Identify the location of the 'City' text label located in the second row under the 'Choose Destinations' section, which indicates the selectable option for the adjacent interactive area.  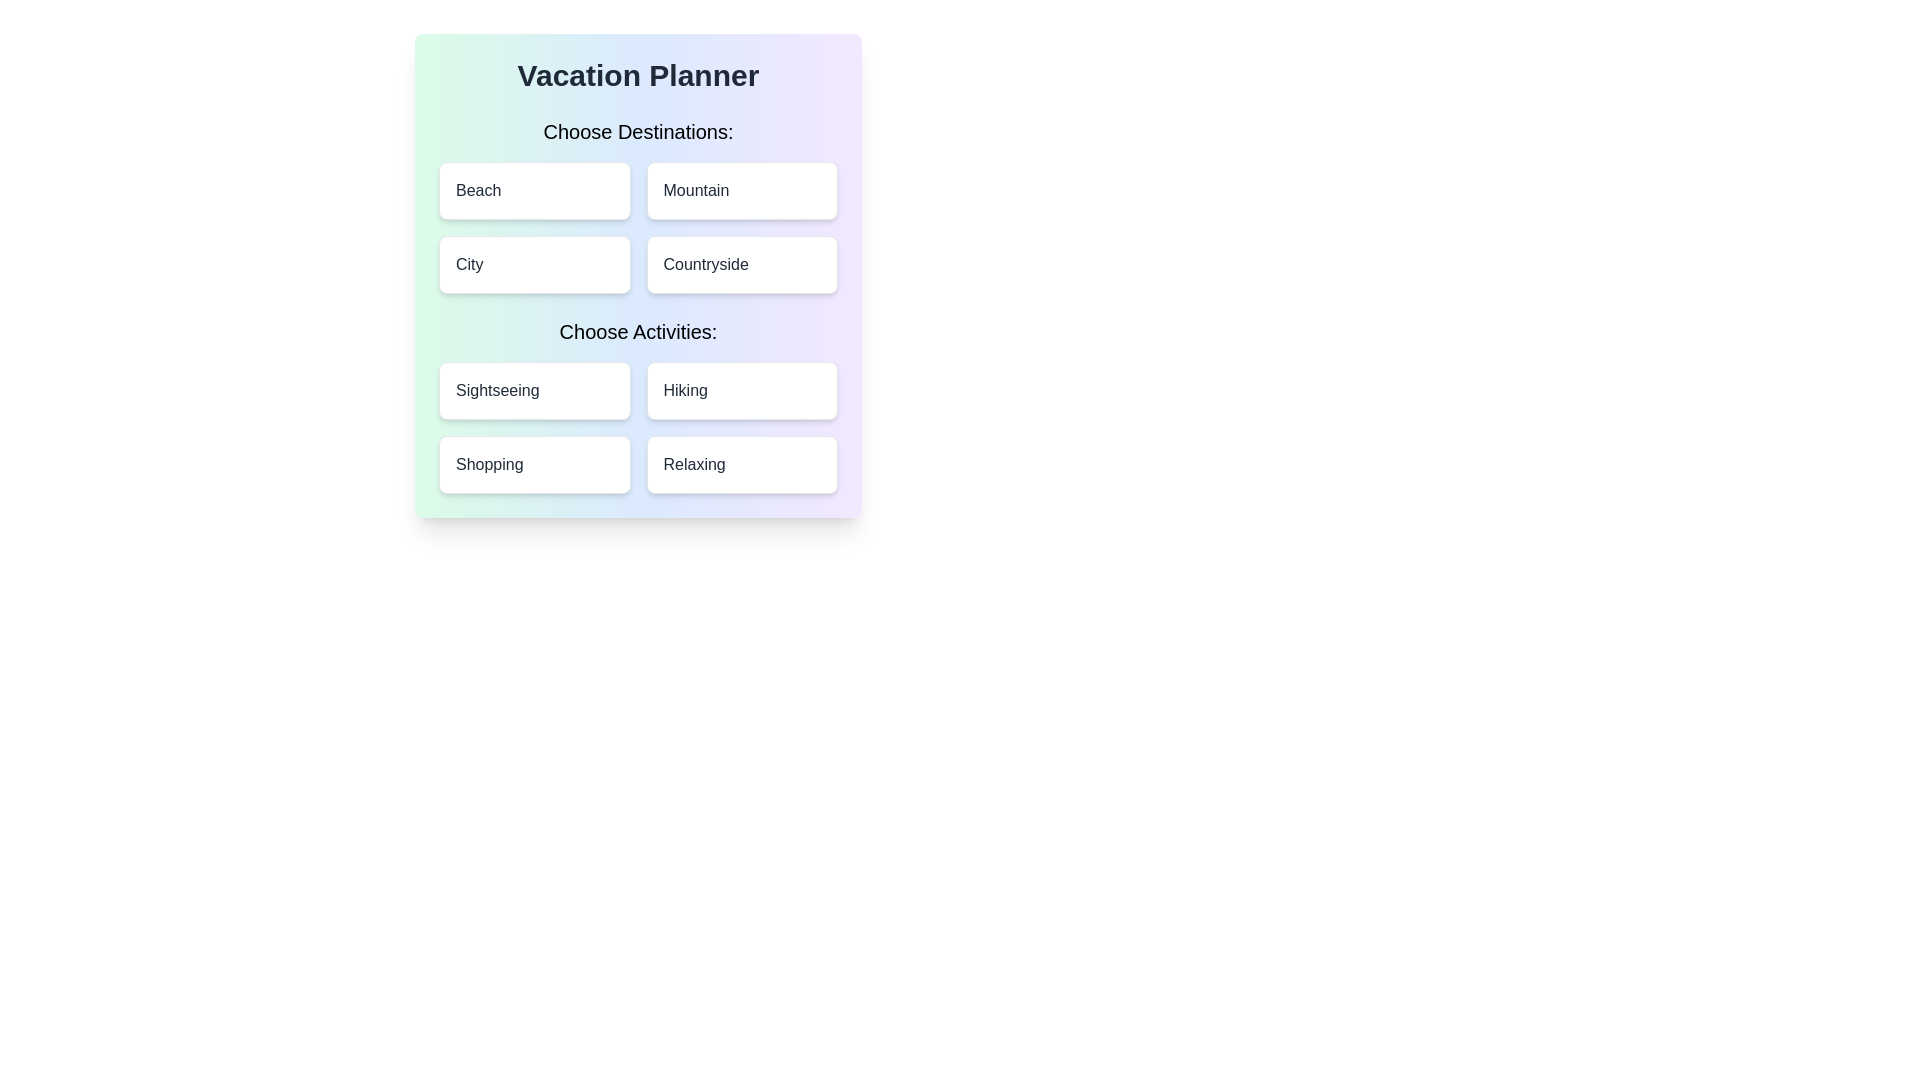
(468, 264).